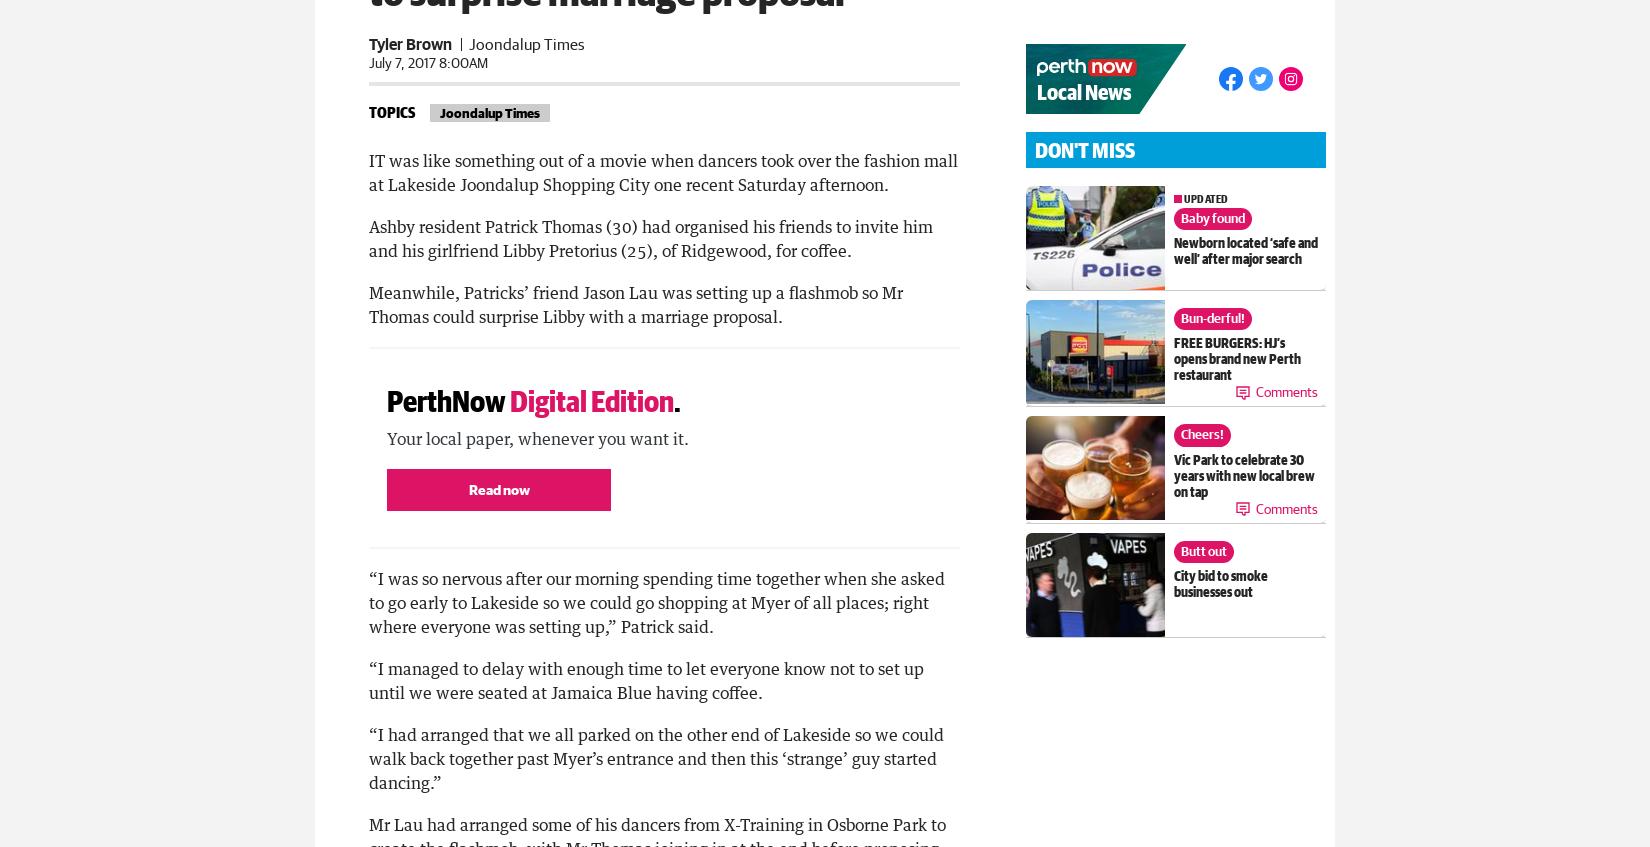  Describe the element at coordinates (427, 59) in the screenshot. I see `'July 7, 2017 8:00AM'` at that location.